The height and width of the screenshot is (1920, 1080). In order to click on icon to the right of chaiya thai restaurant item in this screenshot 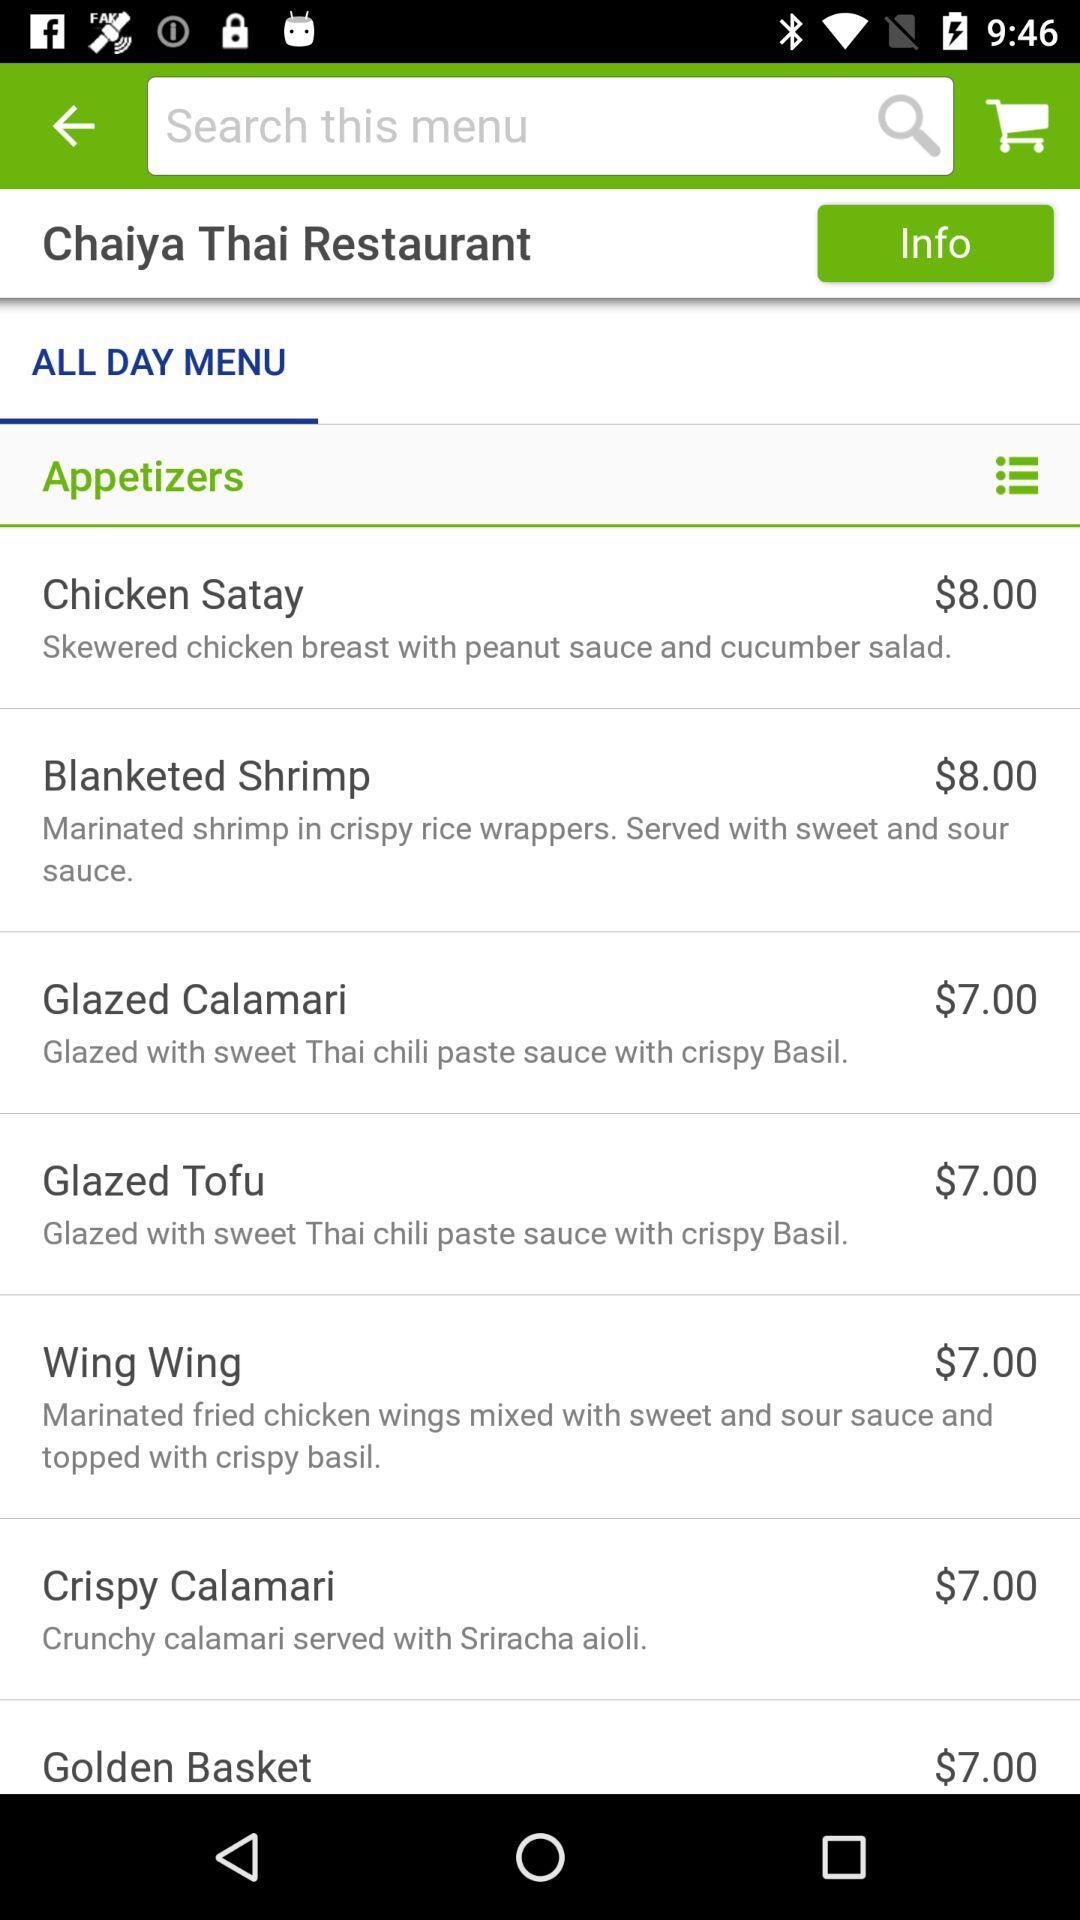, I will do `click(935, 242)`.